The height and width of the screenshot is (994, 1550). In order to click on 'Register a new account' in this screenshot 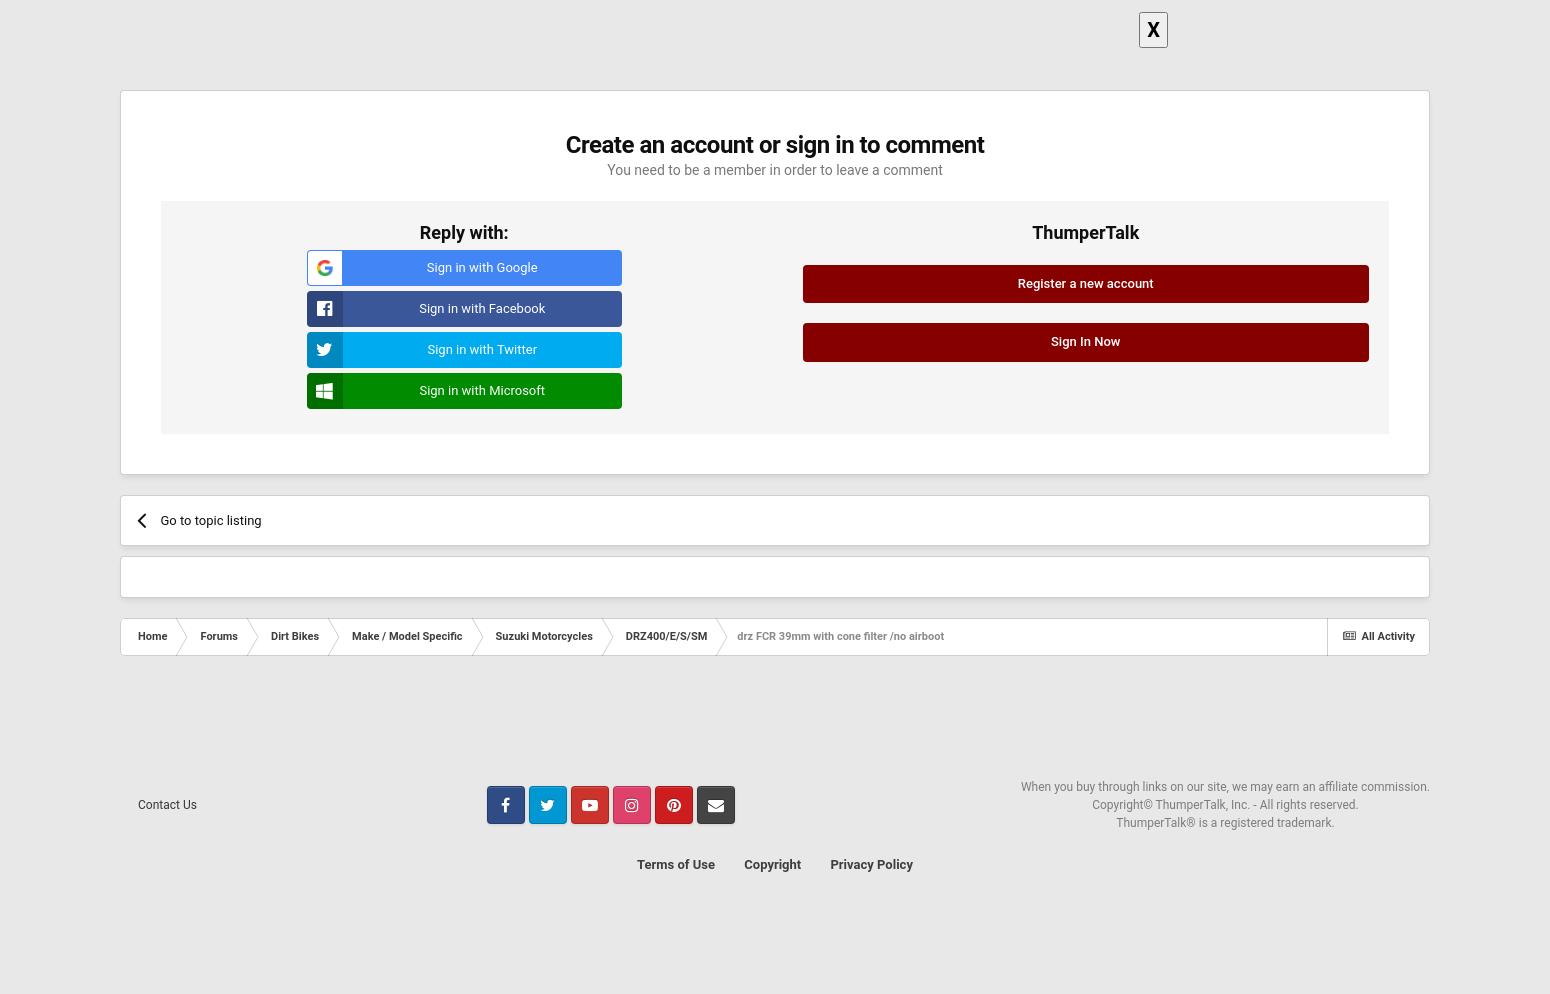, I will do `click(1085, 281)`.